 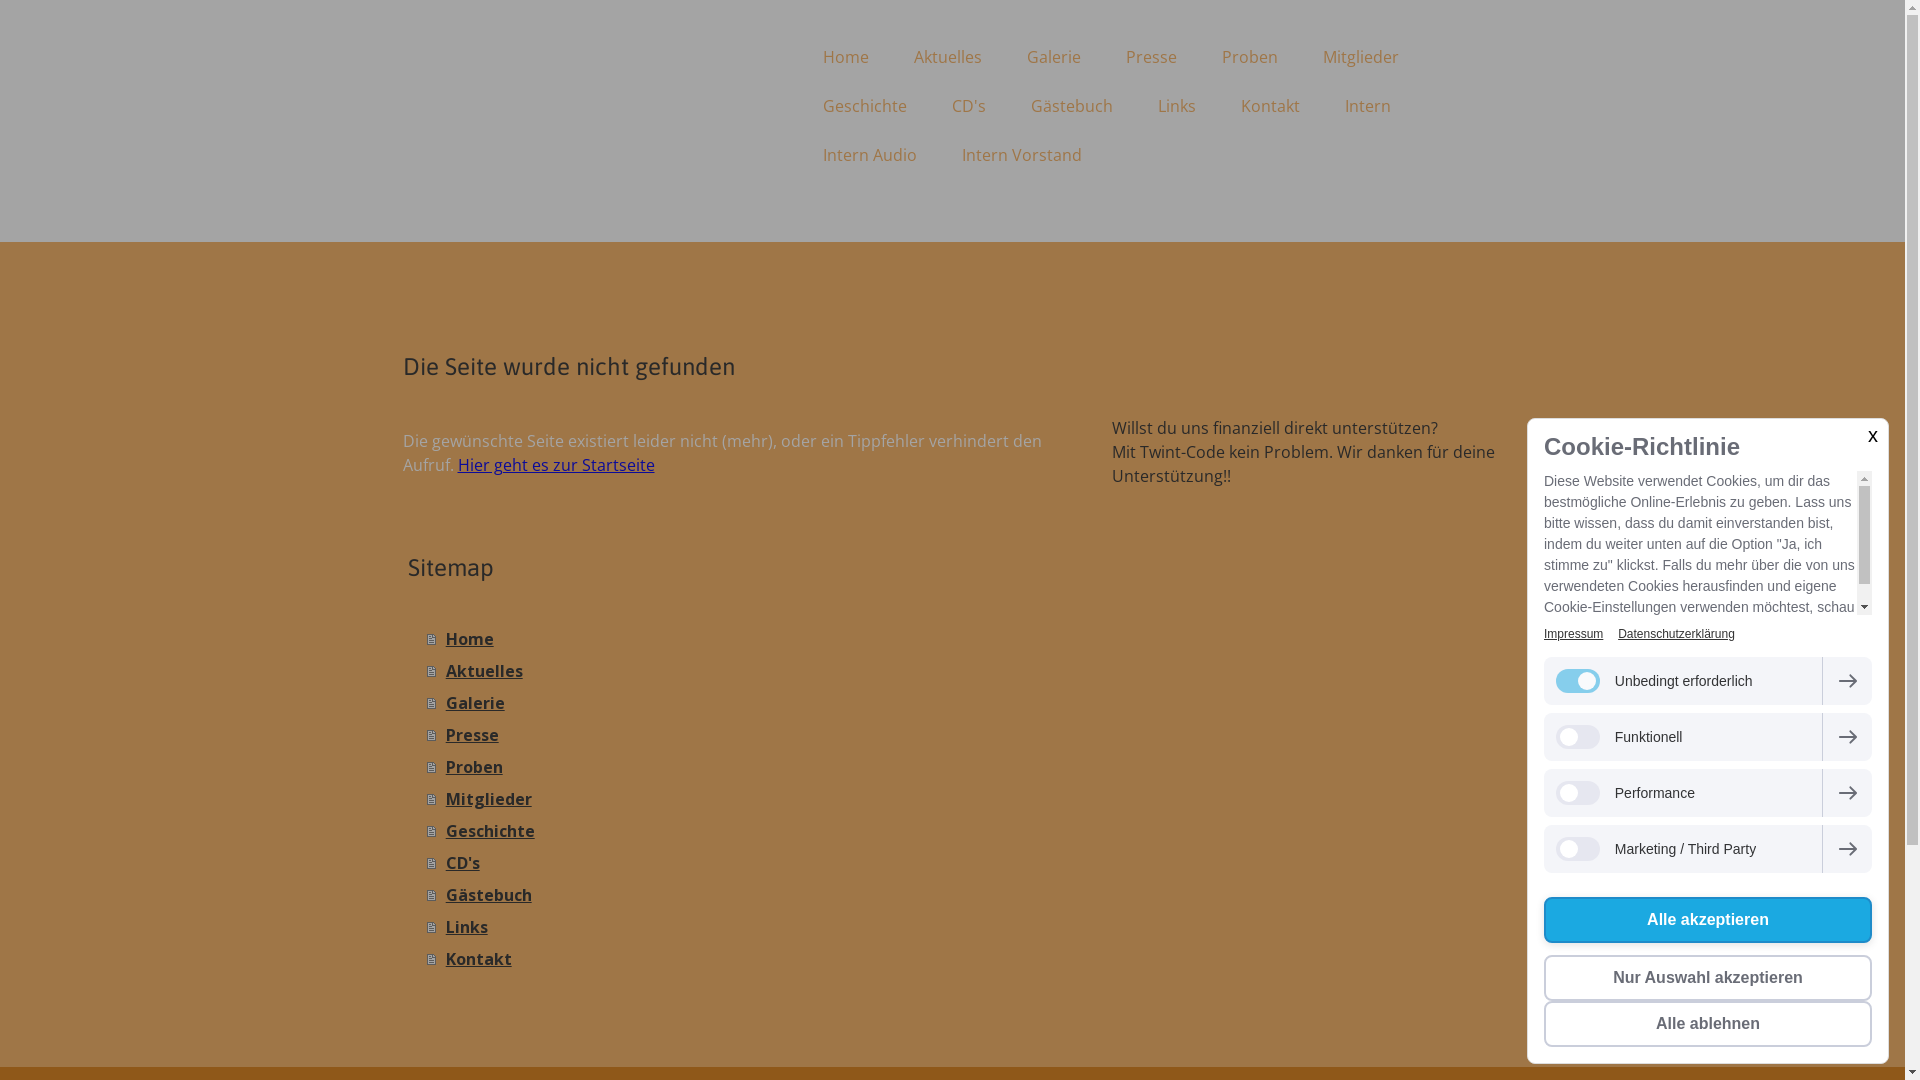 What do you see at coordinates (748, 766) in the screenshot?
I see `'Proben'` at bounding box center [748, 766].